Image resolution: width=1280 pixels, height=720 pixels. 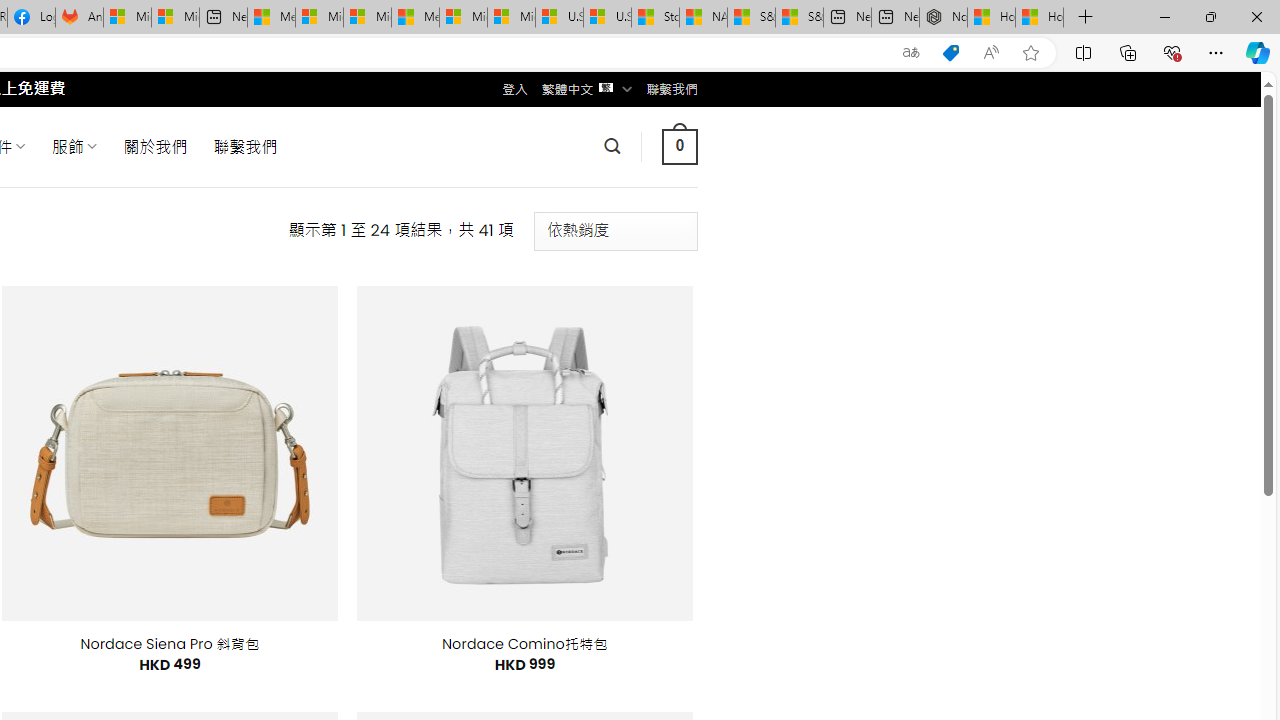 What do you see at coordinates (679, 145) in the screenshot?
I see `'  0  '` at bounding box center [679, 145].